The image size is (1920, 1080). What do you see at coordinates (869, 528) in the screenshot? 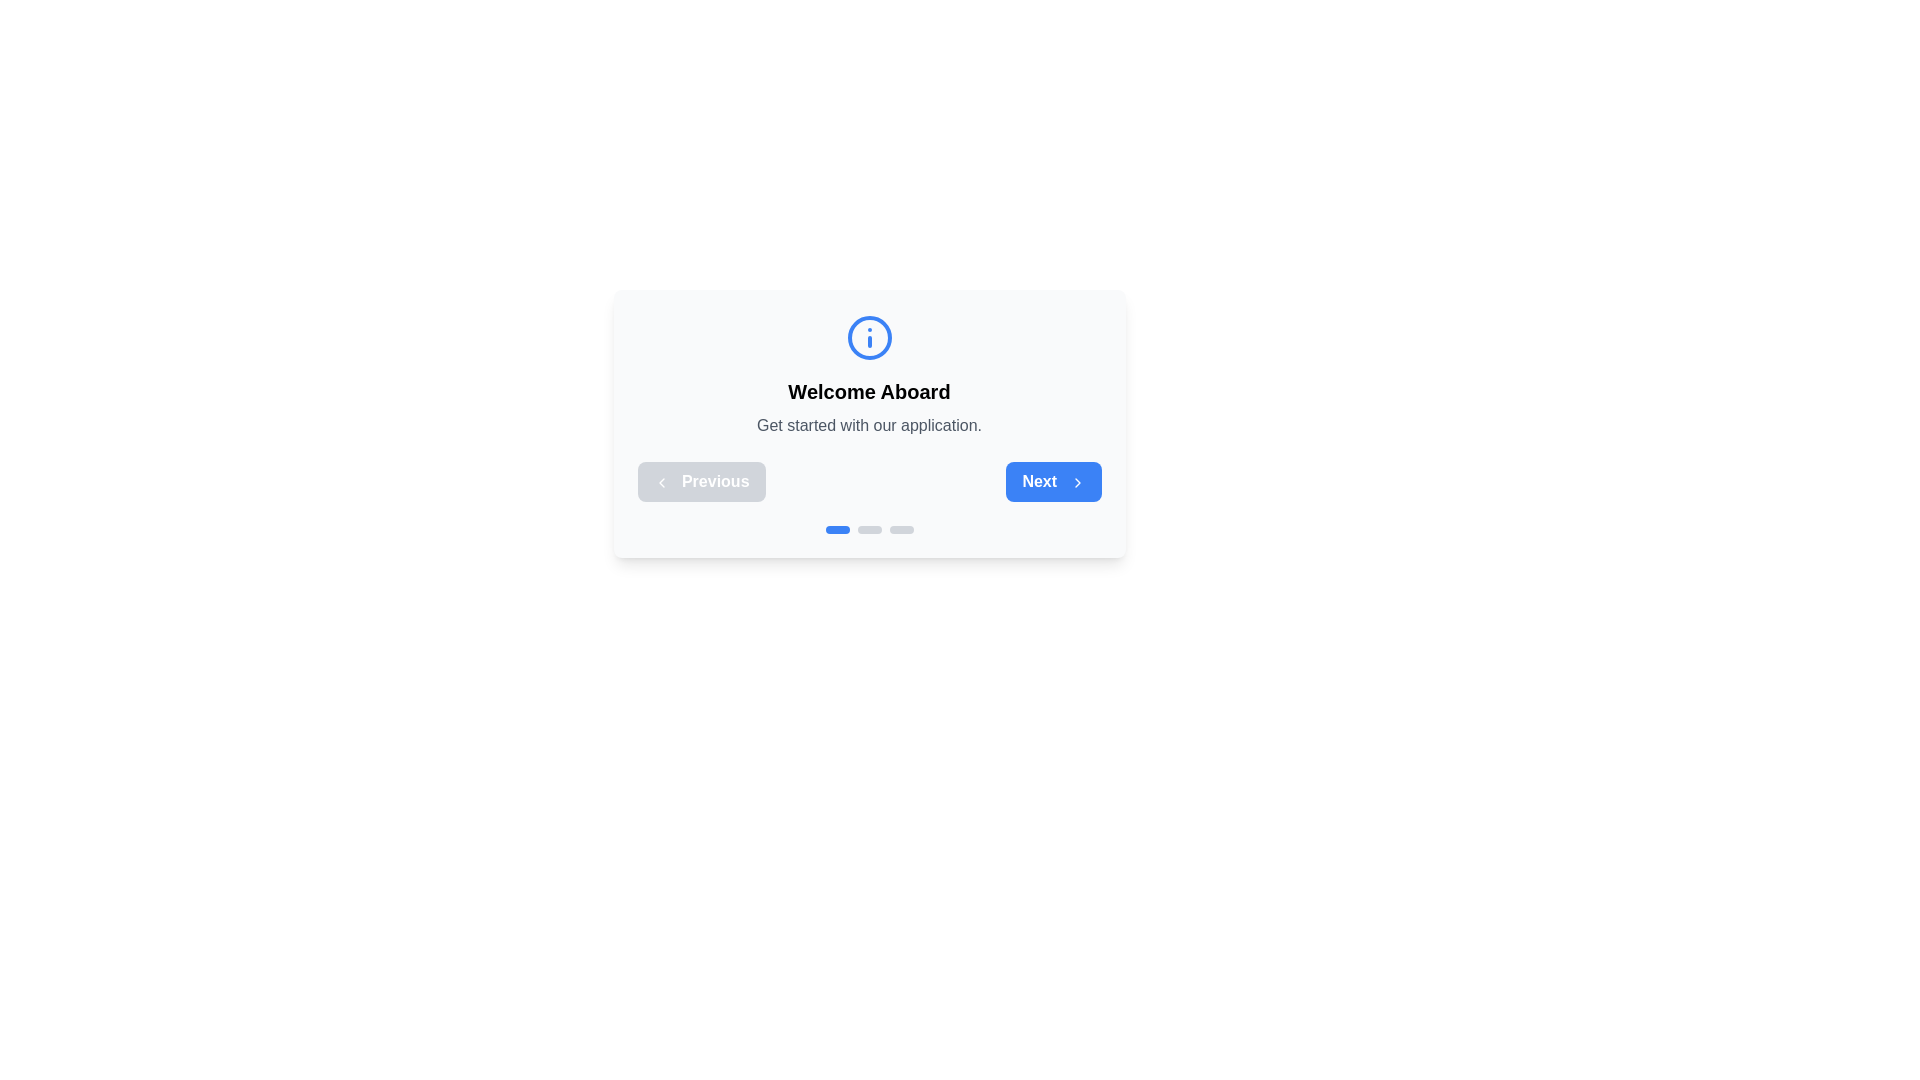
I see `the visual state of the progress indicator located at the bottom of the card-like interface, which displays the current step with a blue rectangle and remaining steps in gray` at bounding box center [869, 528].